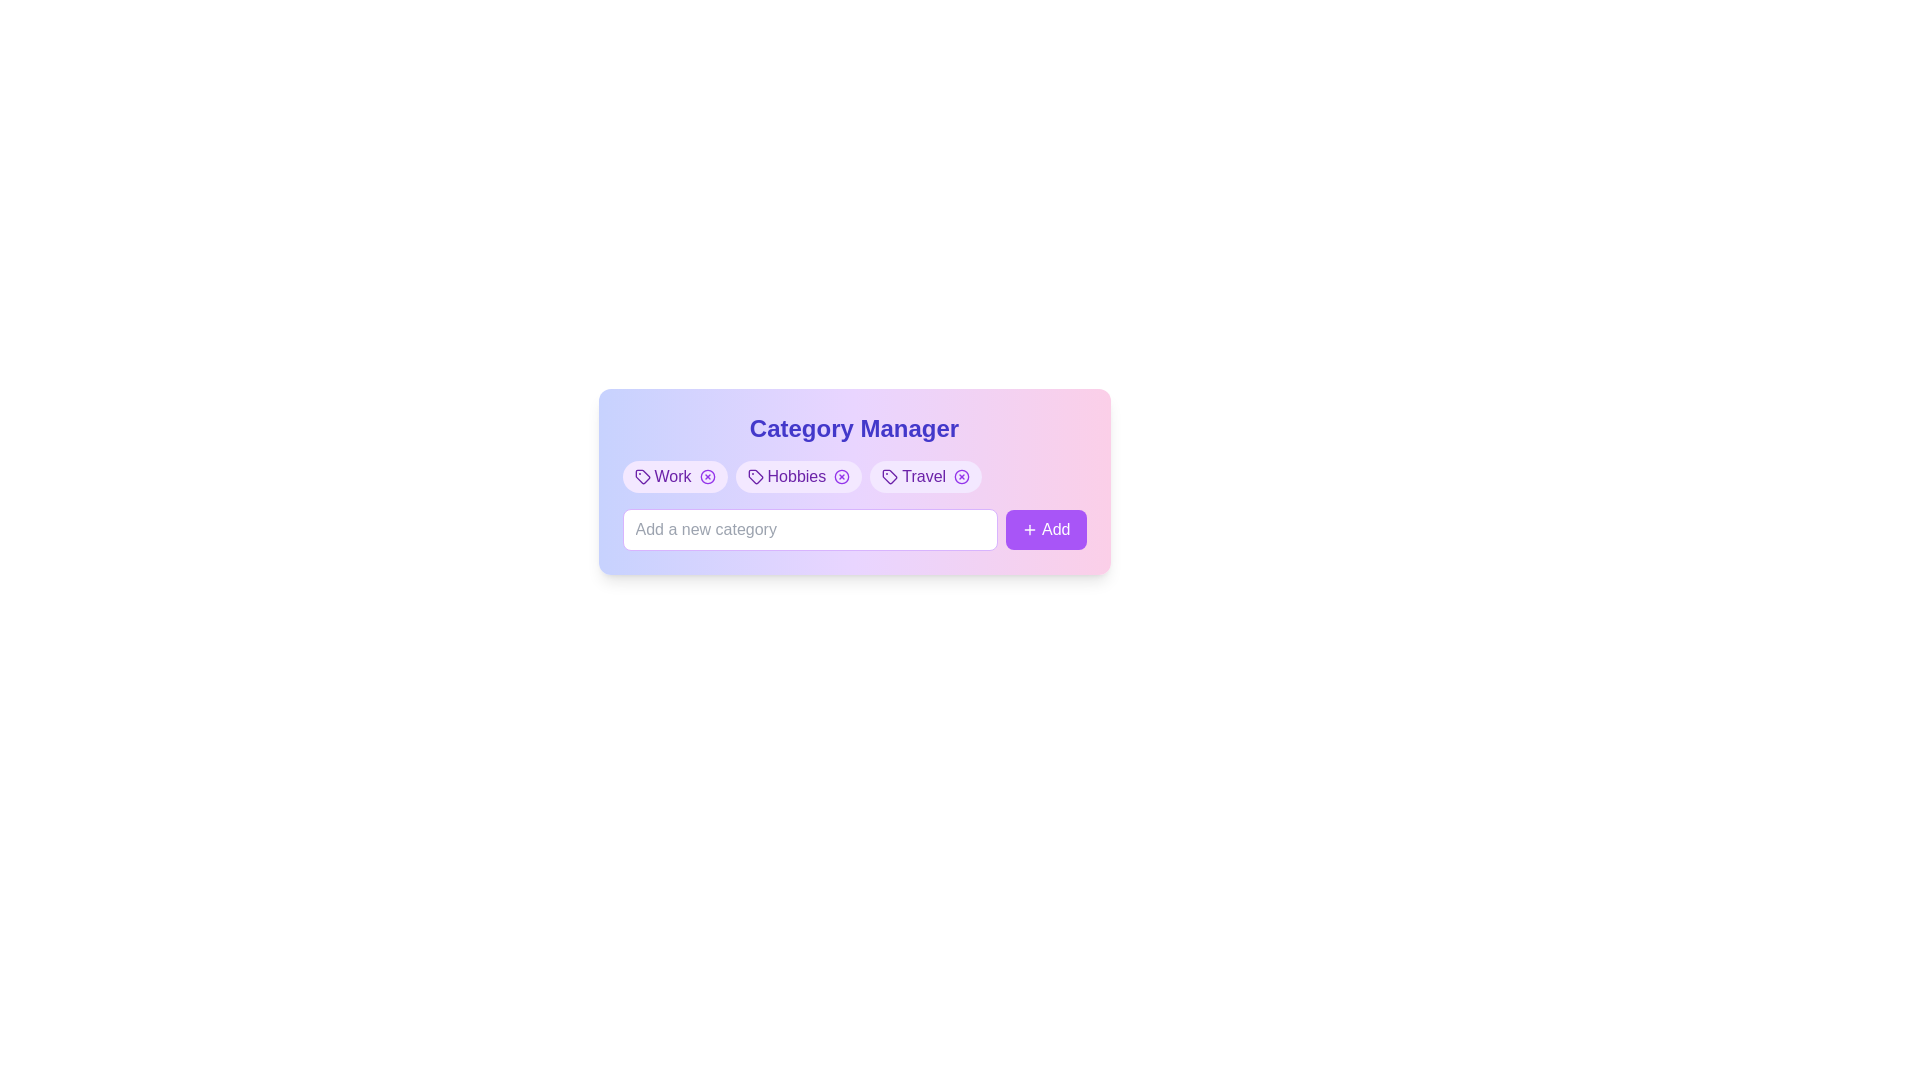 The width and height of the screenshot is (1920, 1080). Describe the element at coordinates (842, 477) in the screenshot. I see `the small circular button with a purple outline and a cross ('X') in its center` at that location.